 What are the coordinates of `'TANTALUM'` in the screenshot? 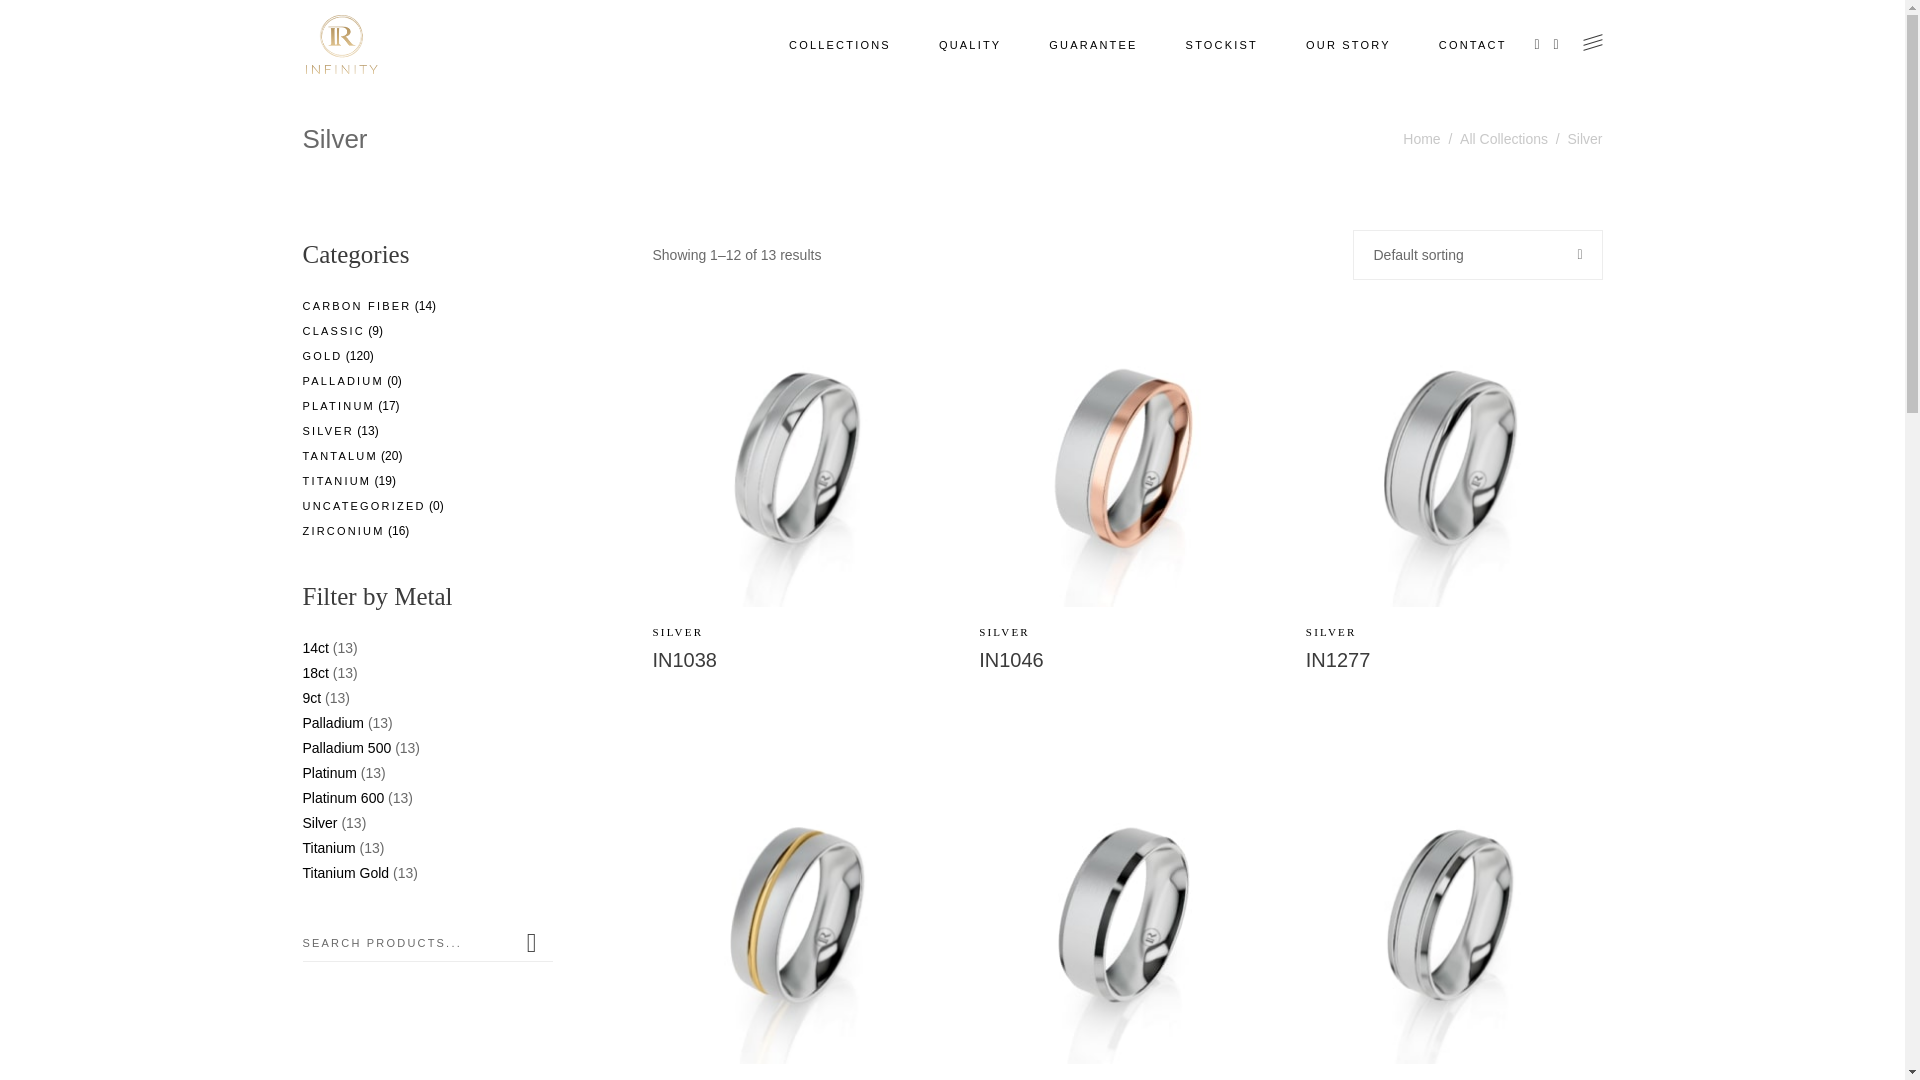 It's located at (339, 455).